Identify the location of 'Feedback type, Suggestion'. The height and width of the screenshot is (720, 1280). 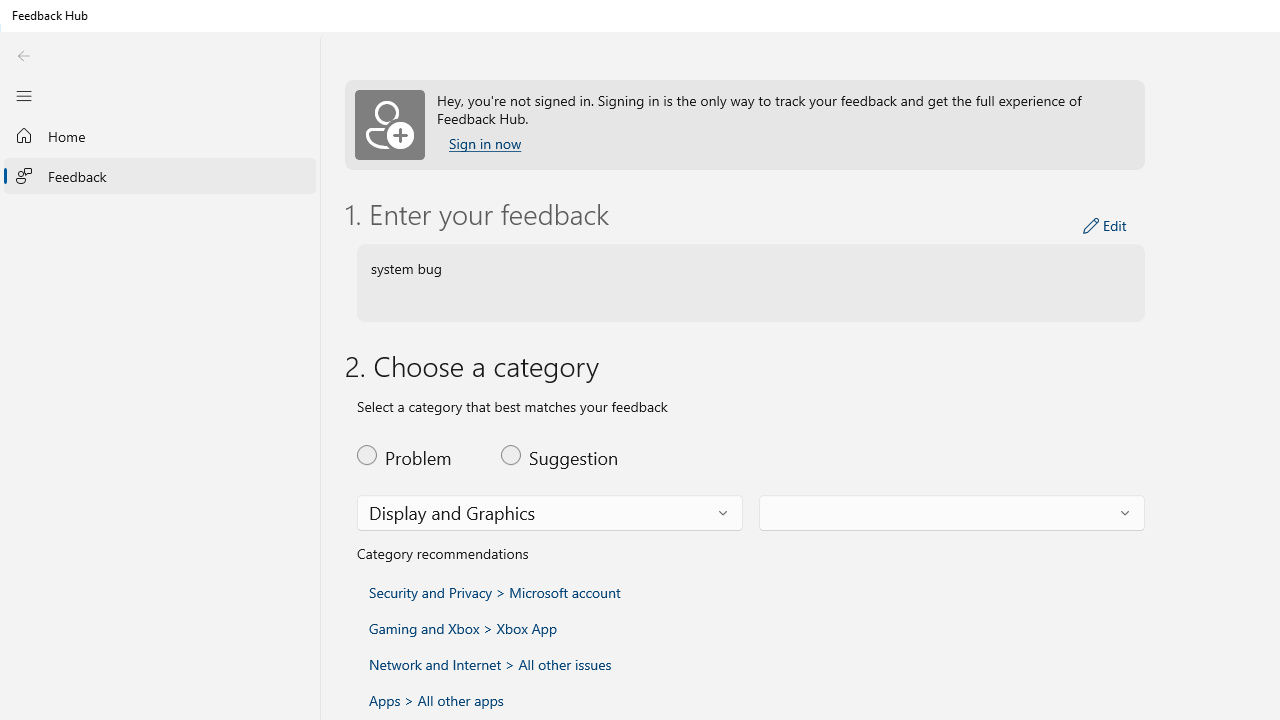
(560, 455).